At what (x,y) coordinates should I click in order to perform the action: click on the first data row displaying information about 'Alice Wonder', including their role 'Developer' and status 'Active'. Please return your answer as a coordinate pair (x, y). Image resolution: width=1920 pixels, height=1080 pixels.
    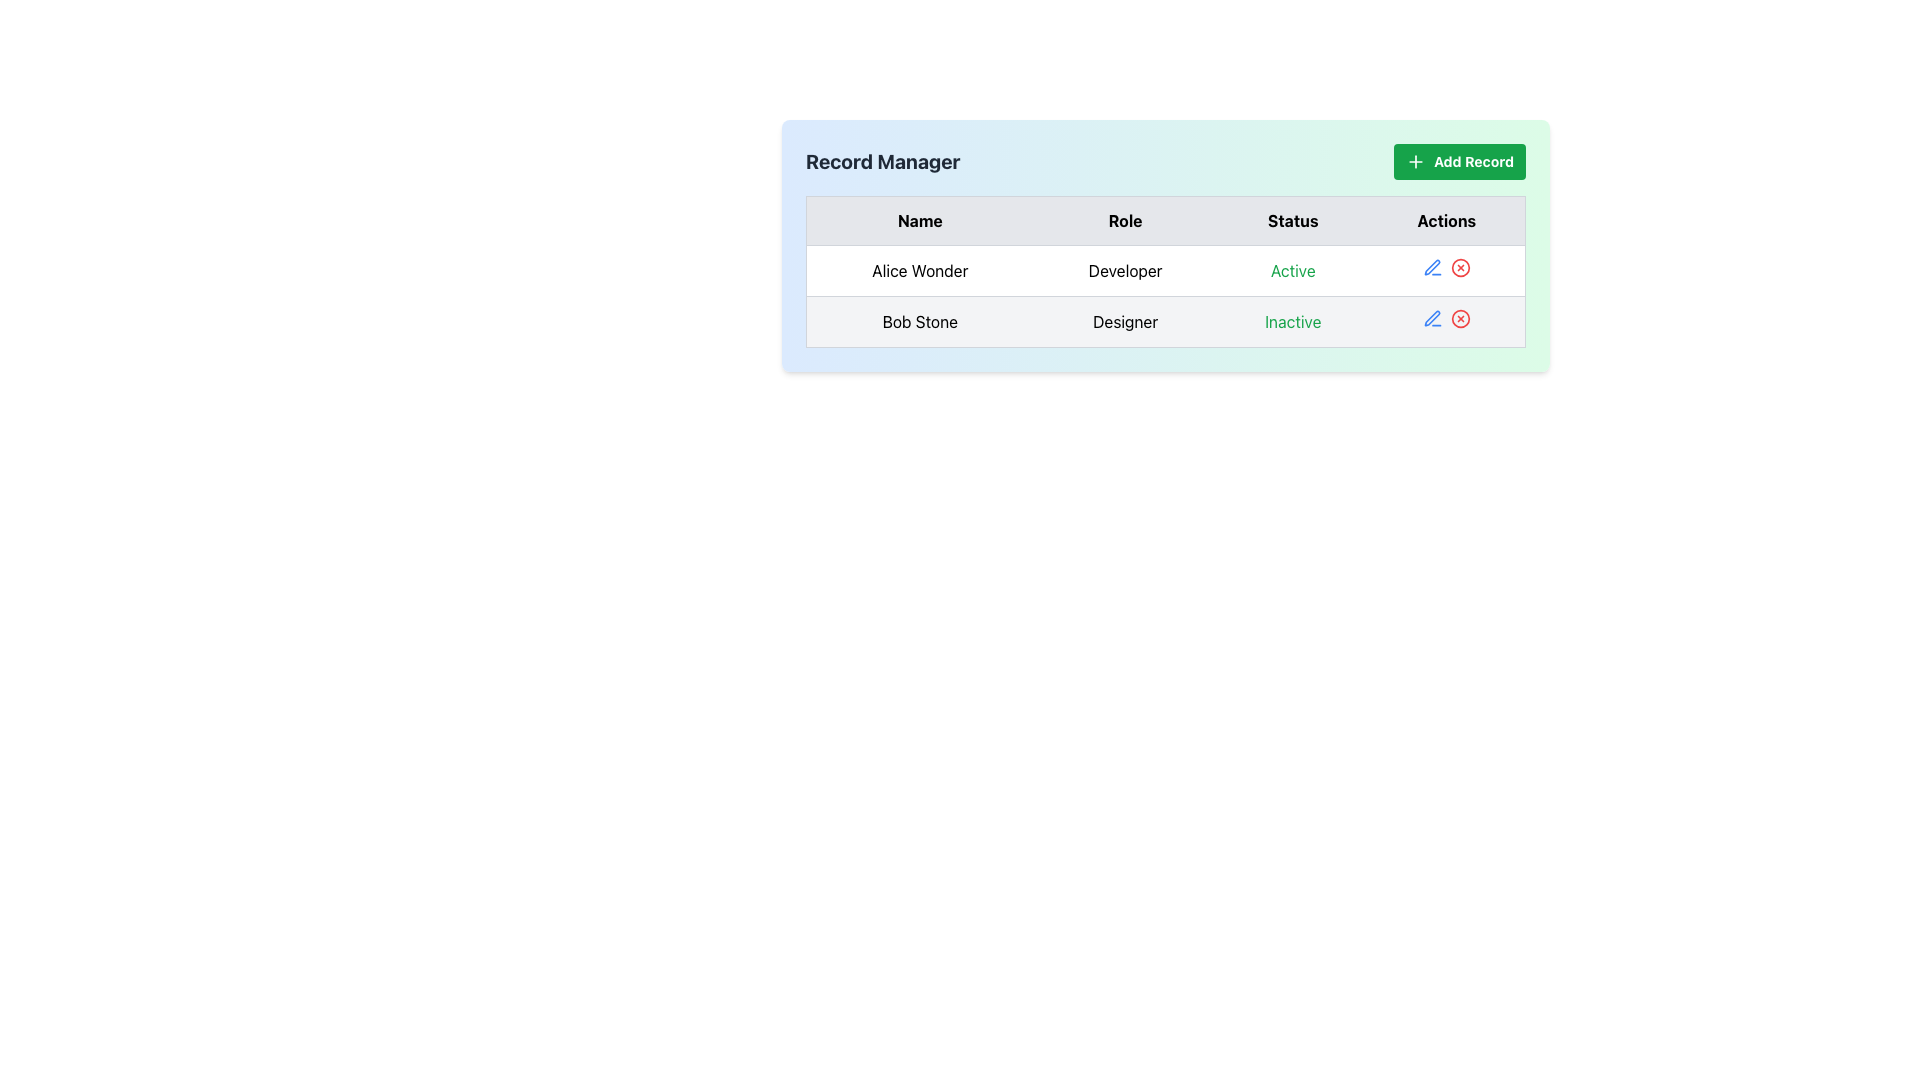
    Looking at the image, I should click on (1166, 296).